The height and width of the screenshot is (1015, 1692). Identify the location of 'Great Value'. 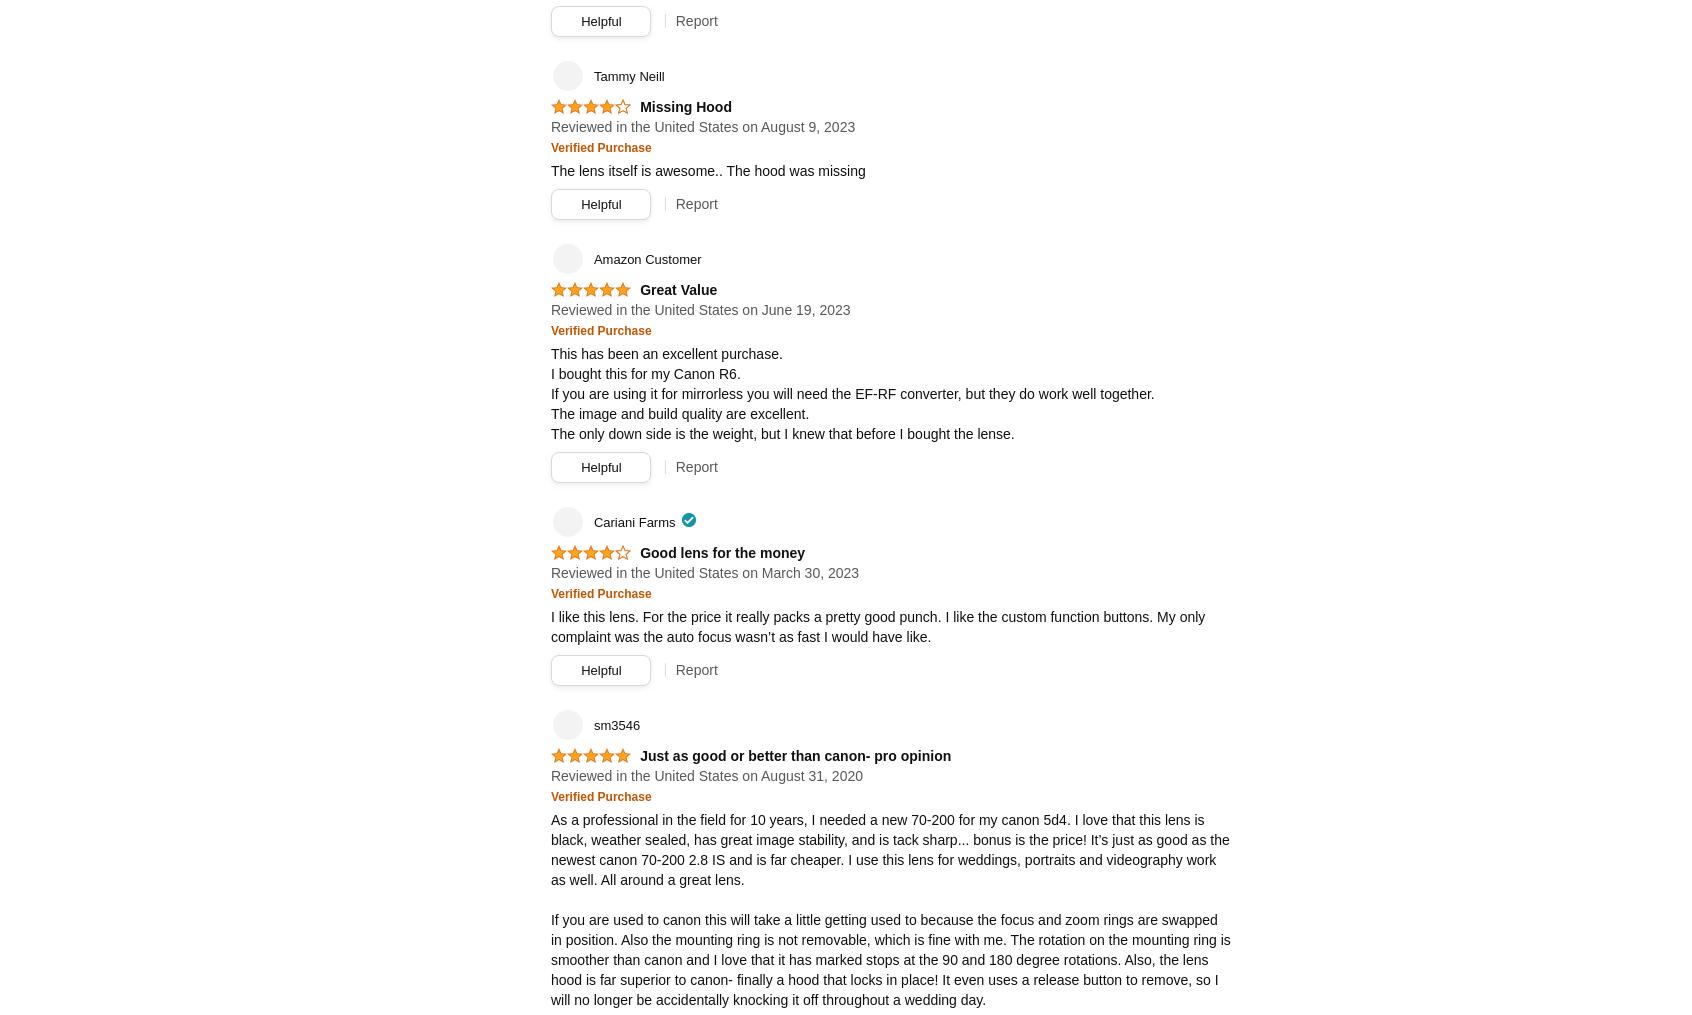
(678, 289).